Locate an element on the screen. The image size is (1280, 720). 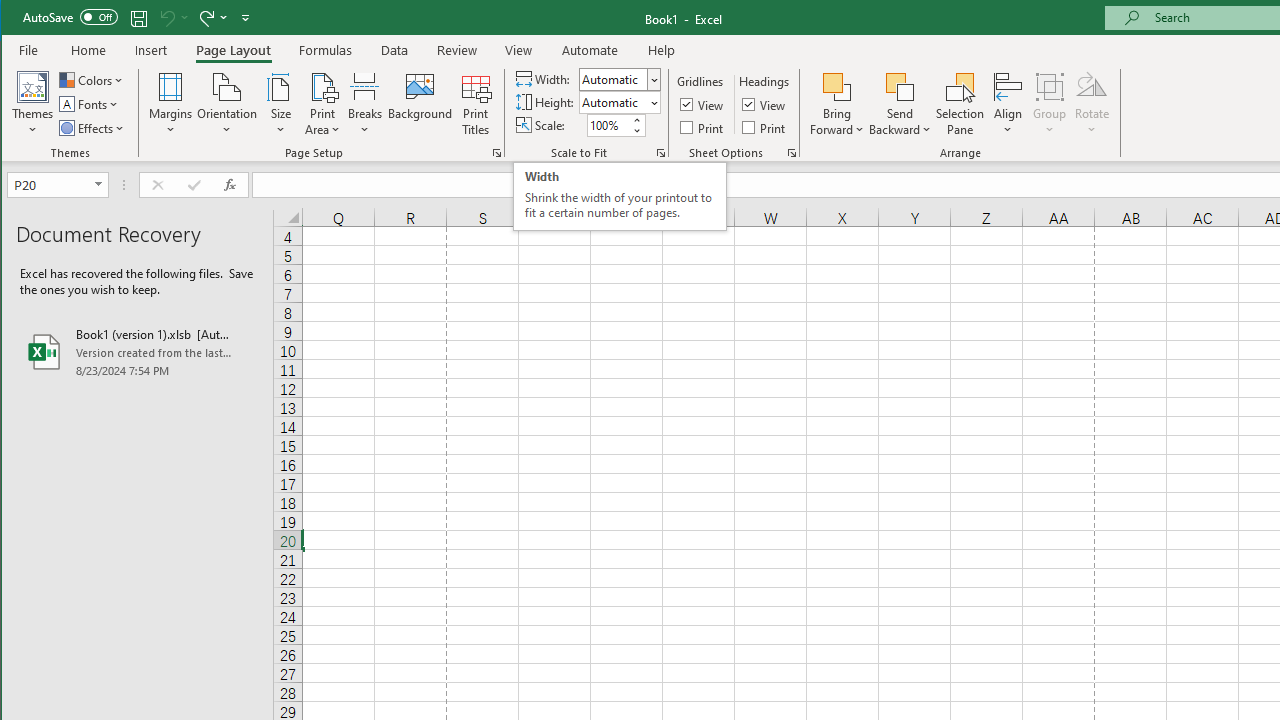
'Send Backward' is located at coordinates (899, 104).